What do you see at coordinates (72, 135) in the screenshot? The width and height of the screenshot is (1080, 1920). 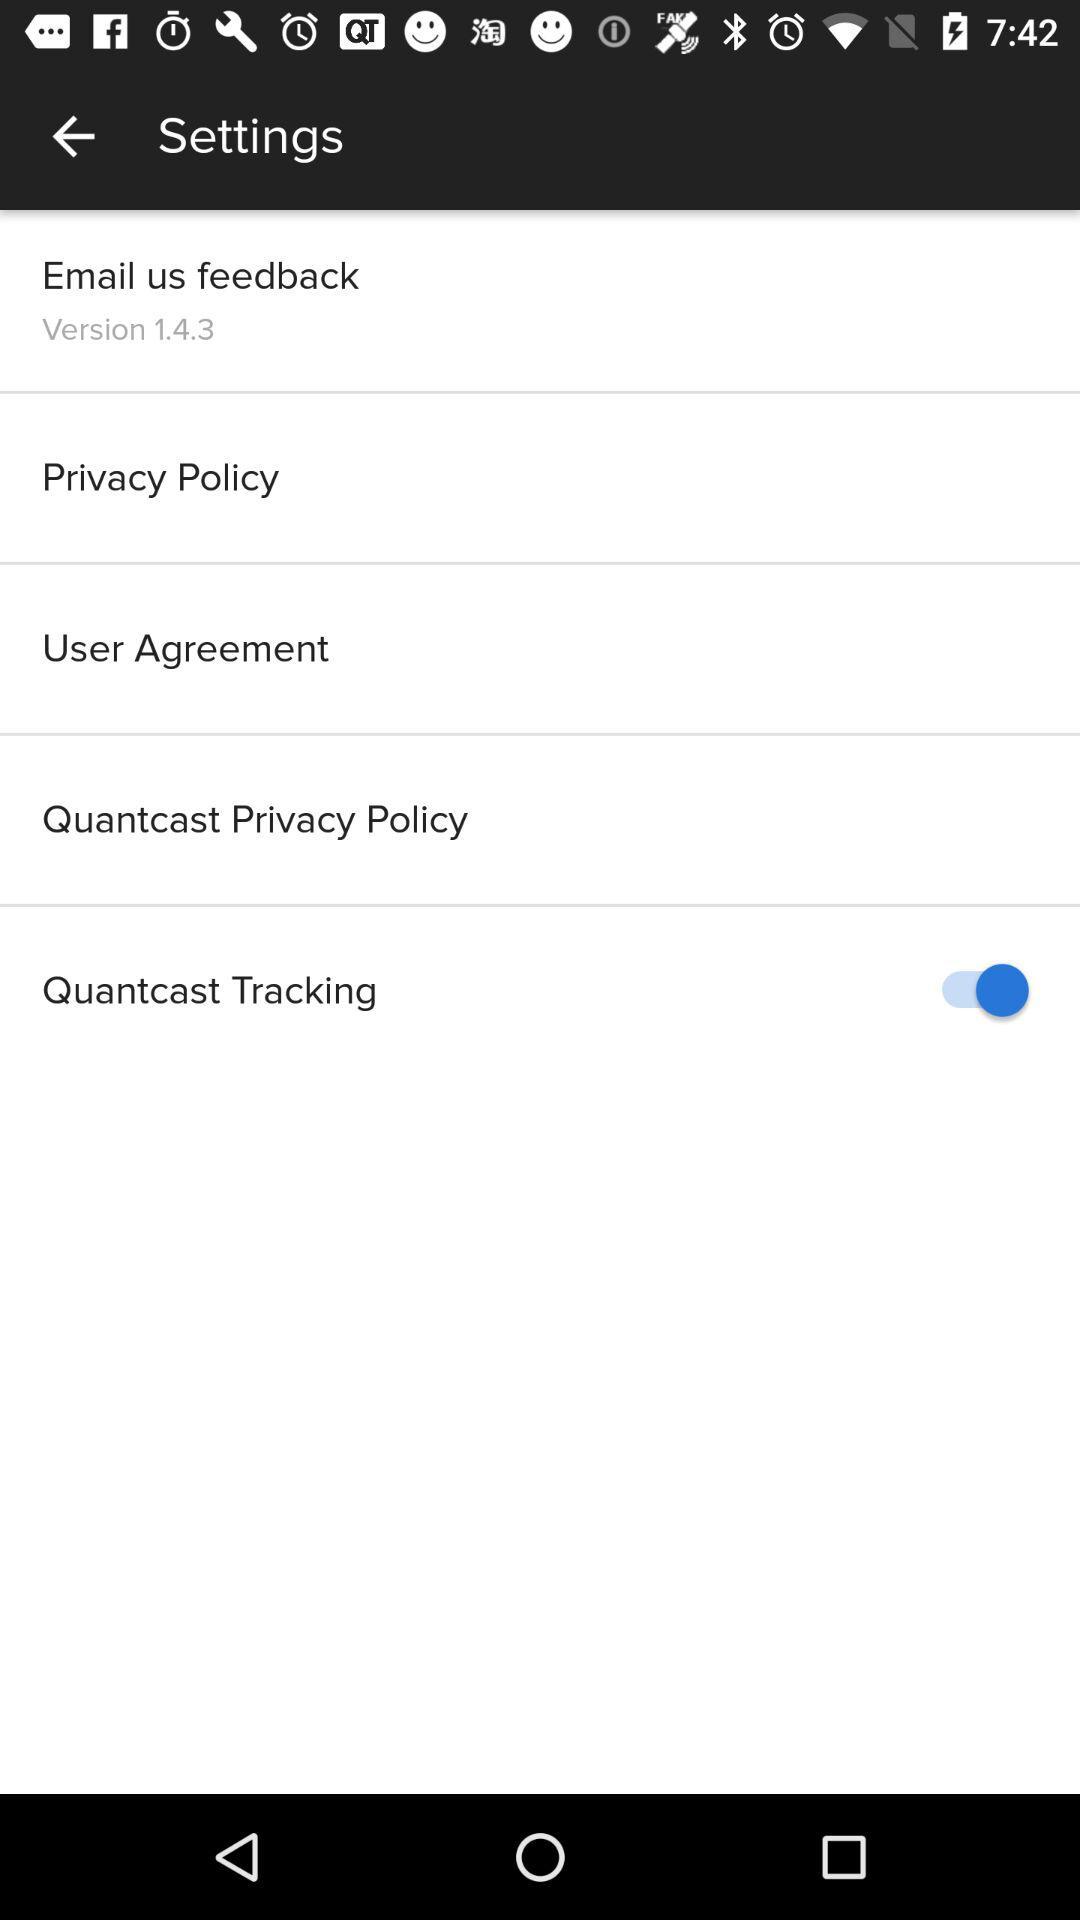 I see `the icon above email us feedback item` at bounding box center [72, 135].